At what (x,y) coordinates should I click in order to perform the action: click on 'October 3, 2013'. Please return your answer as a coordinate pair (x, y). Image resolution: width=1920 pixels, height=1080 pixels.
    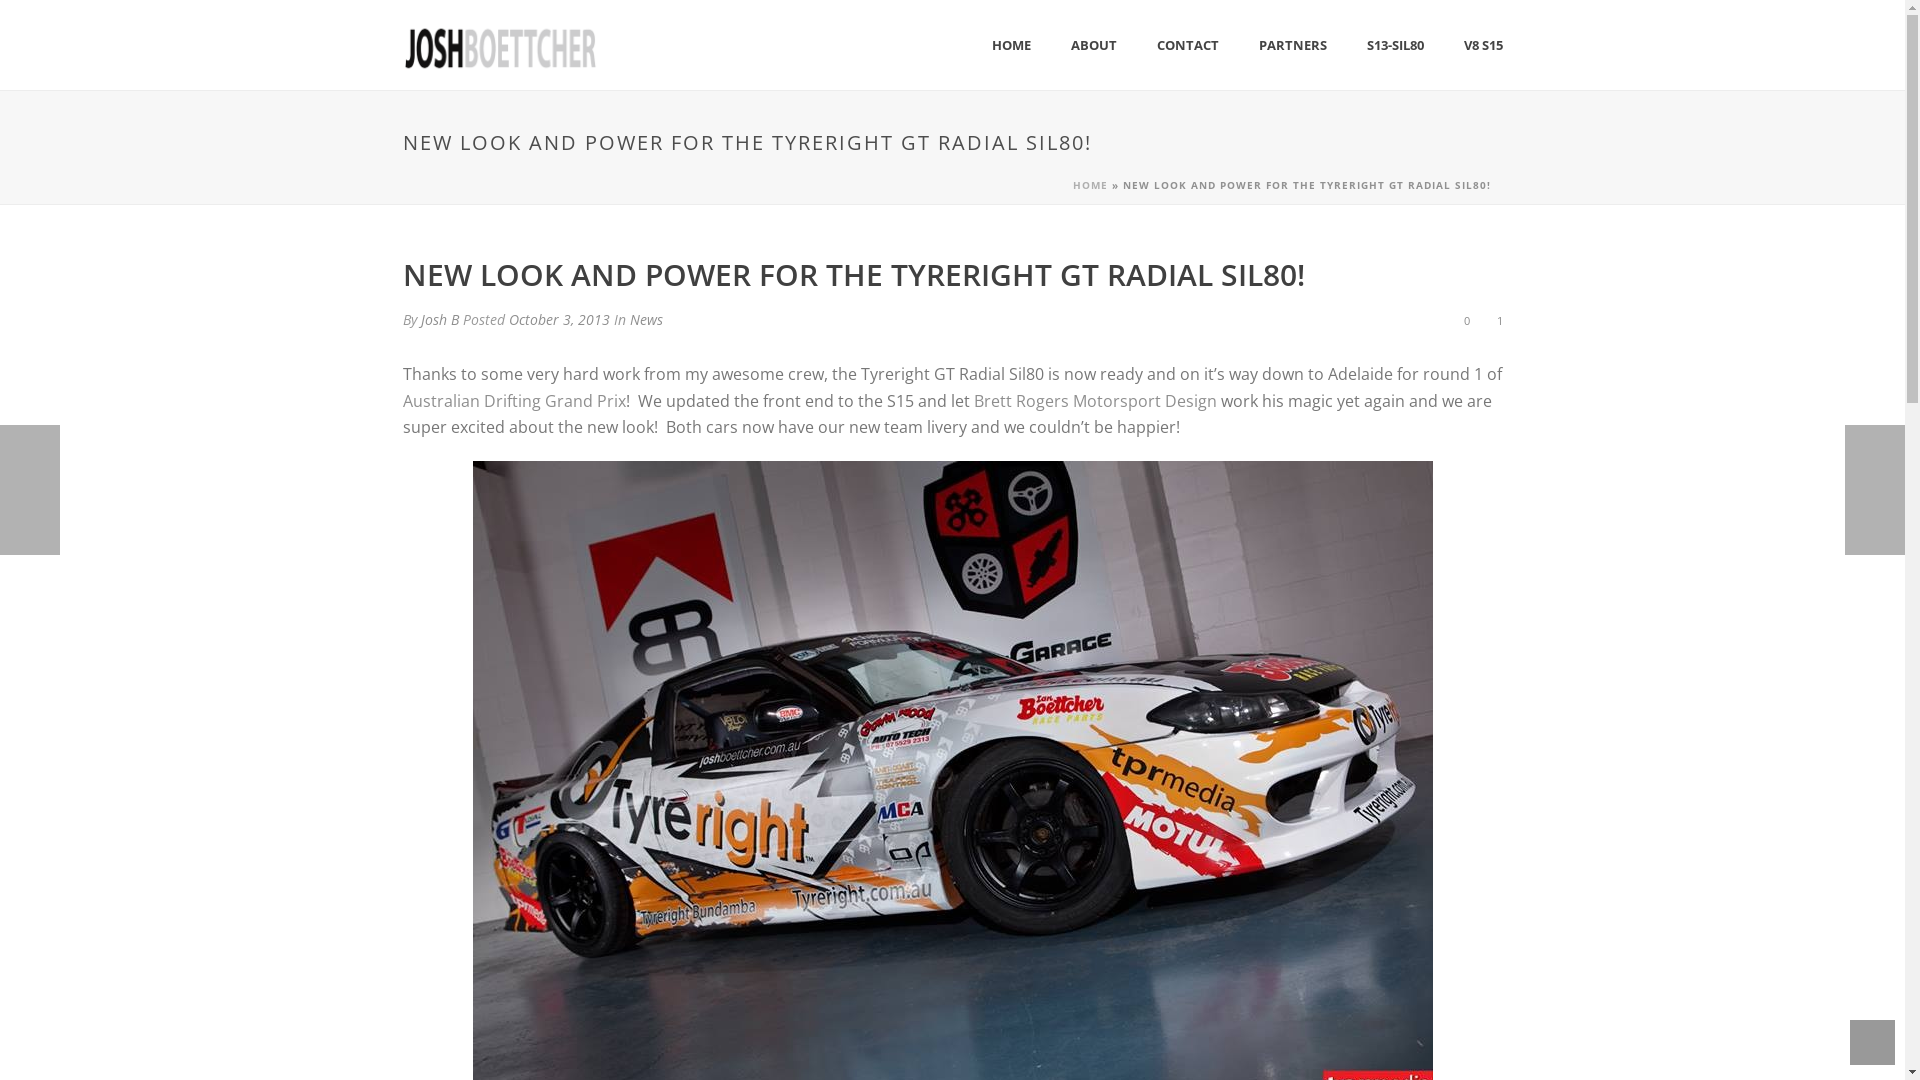
    Looking at the image, I should click on (558, 318).